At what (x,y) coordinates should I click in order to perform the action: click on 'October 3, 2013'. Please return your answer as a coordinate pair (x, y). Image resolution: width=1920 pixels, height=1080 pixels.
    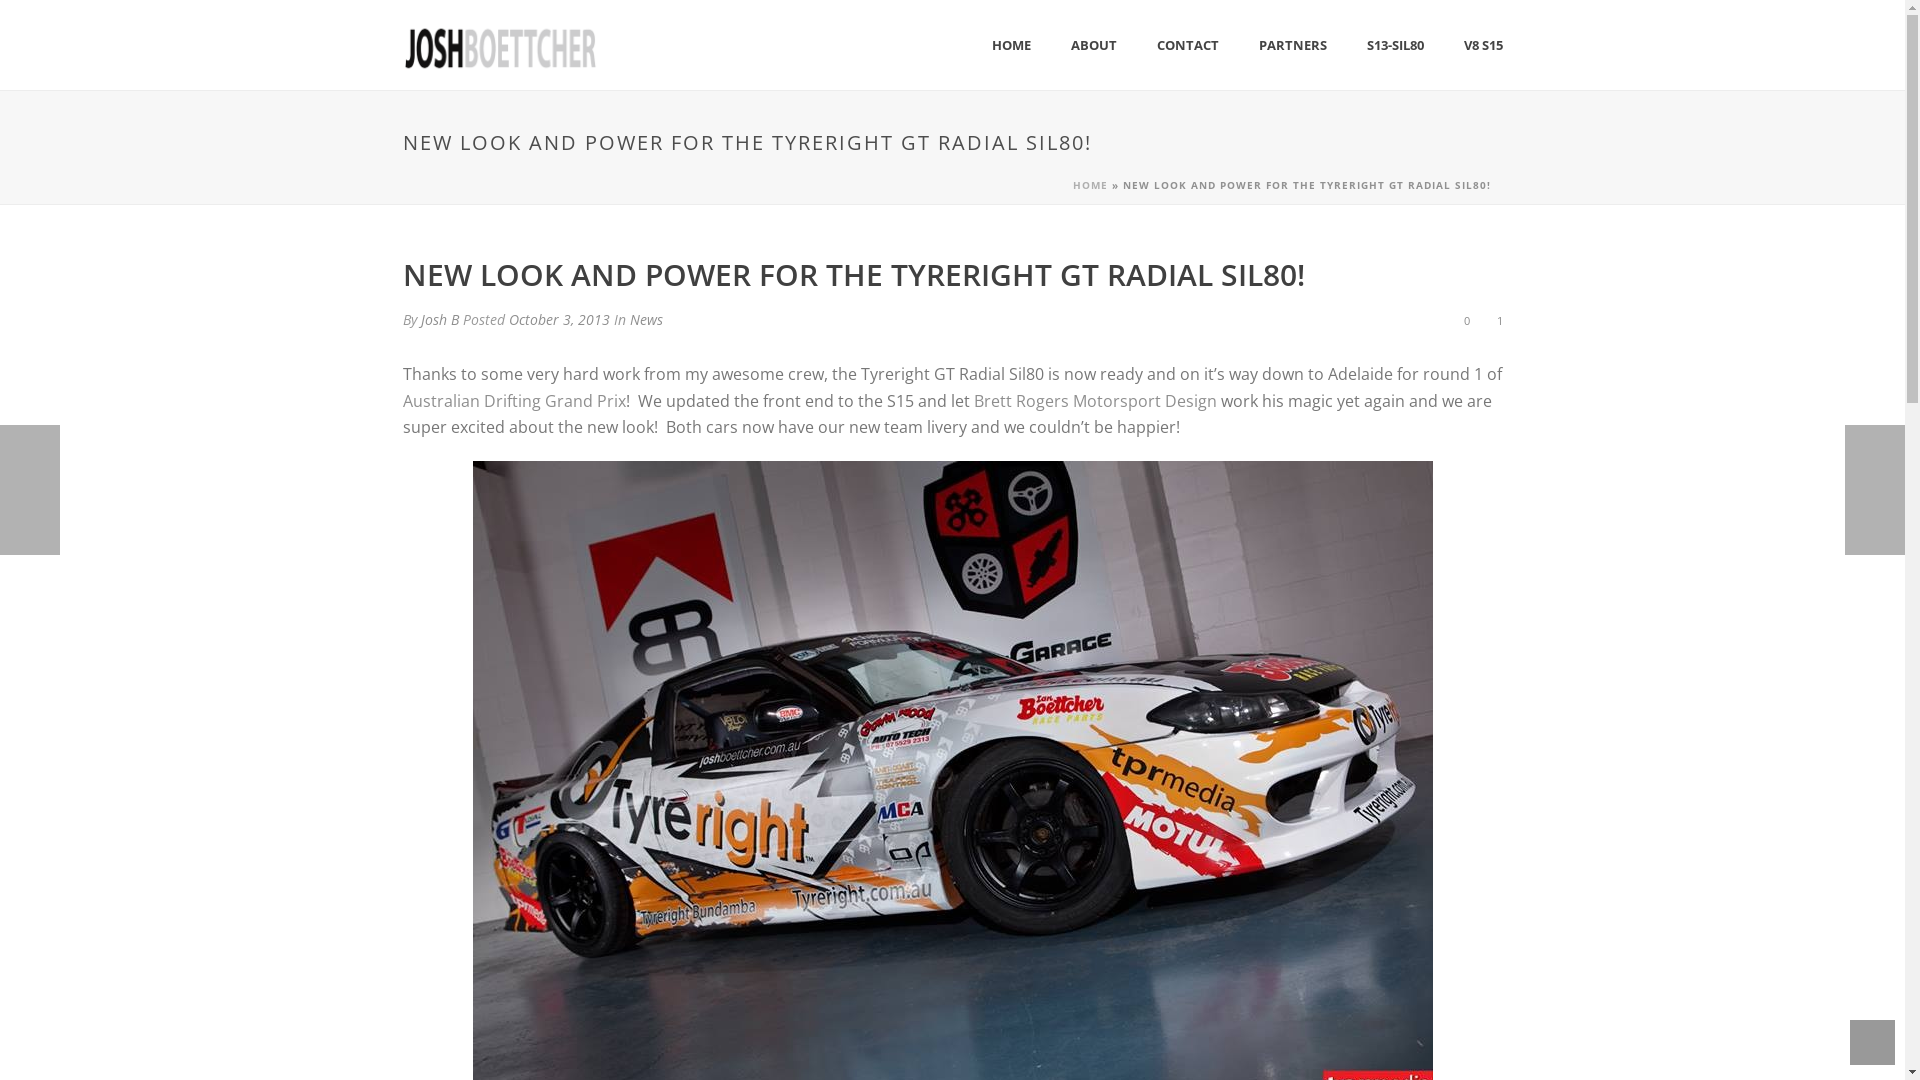
    Looking at the image, I should click on (558, 318).